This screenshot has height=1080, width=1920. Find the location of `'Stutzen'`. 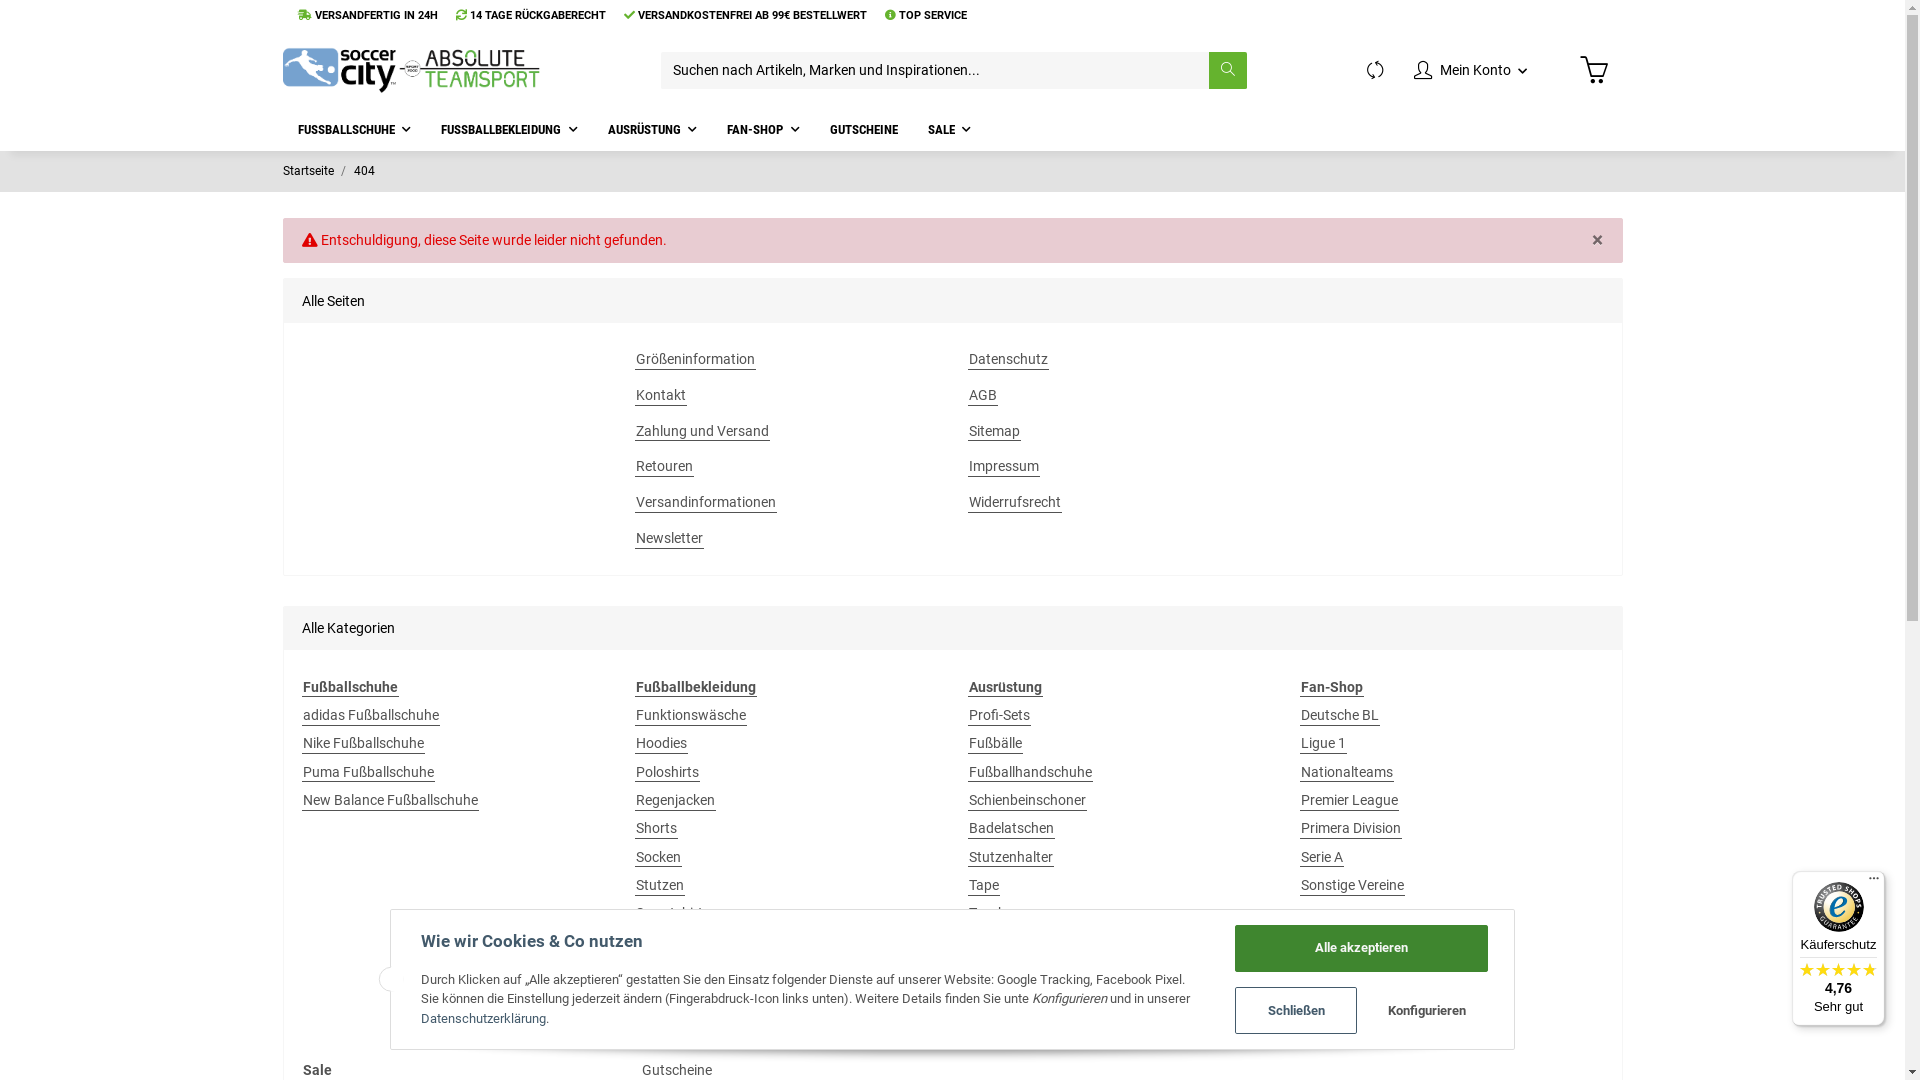

'Stutzen' is located at coordinates (633, 884).